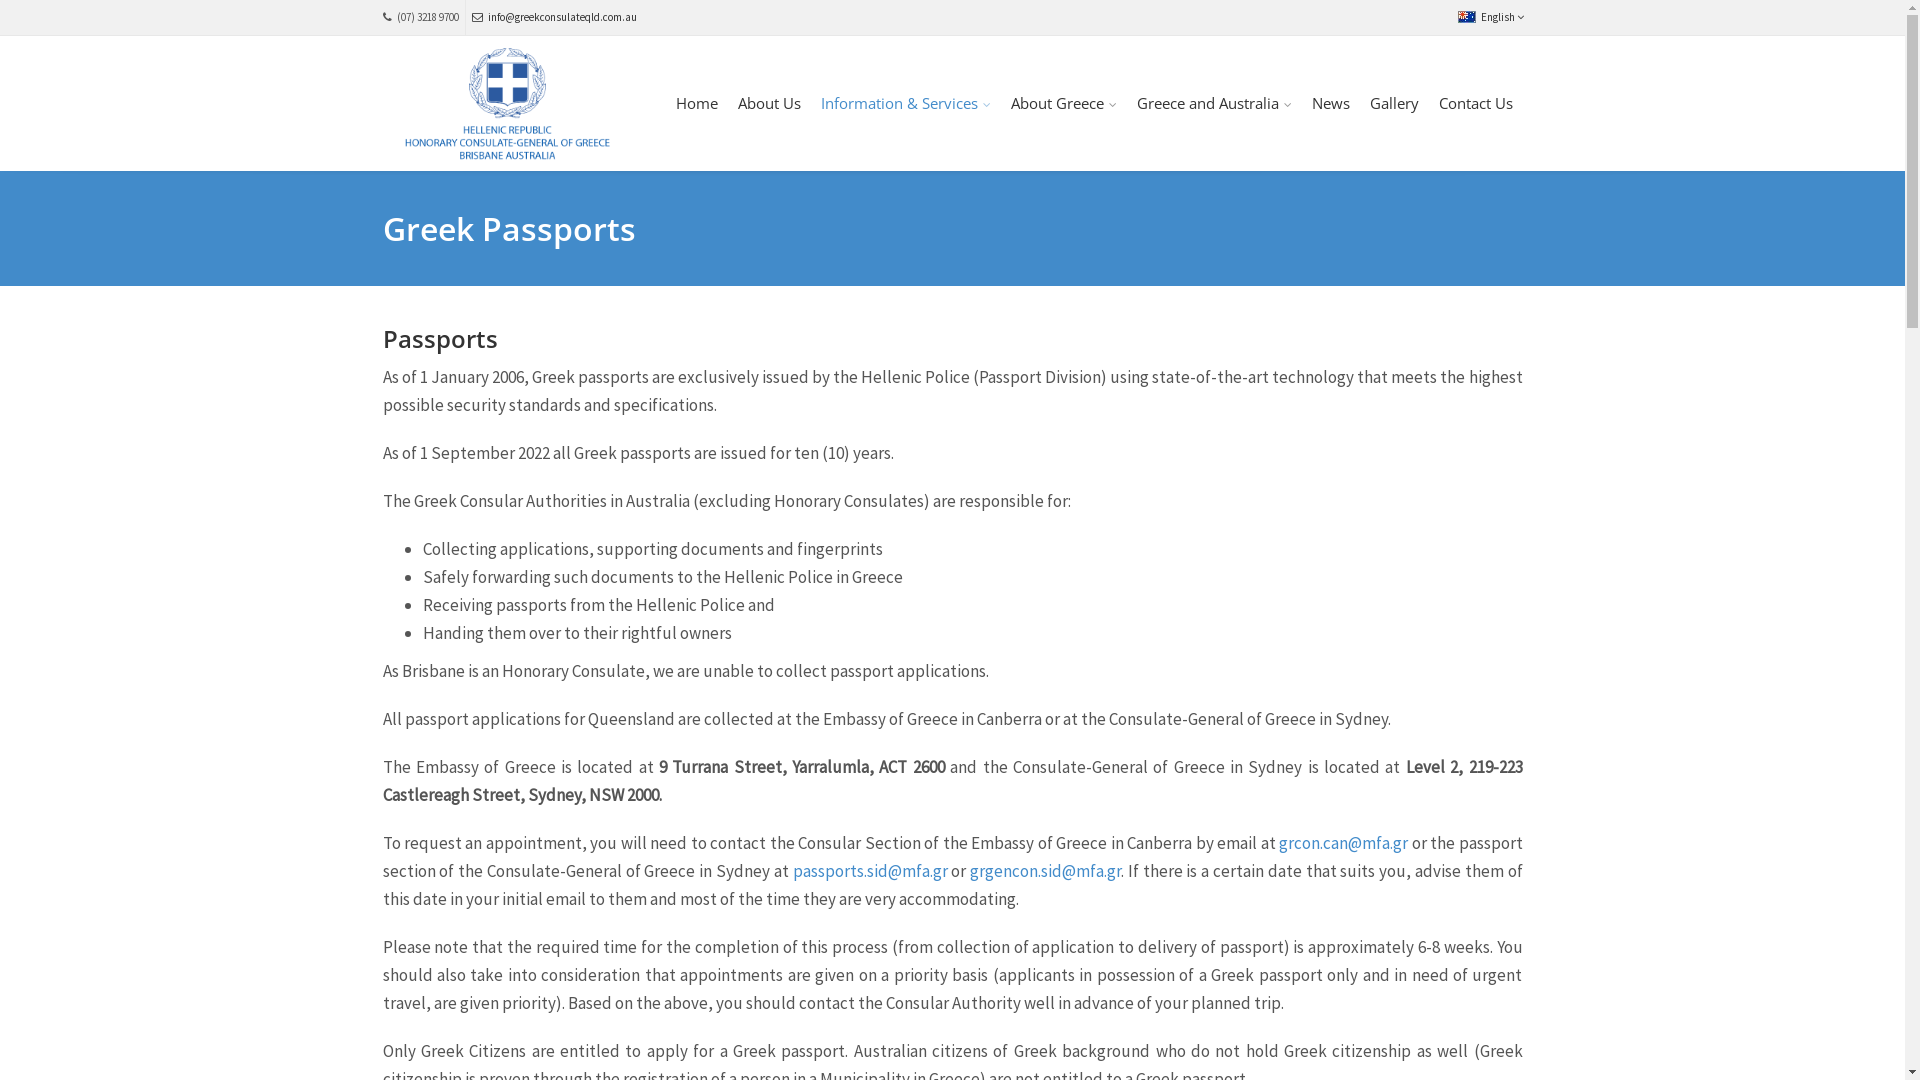 This screenshot has height=1080, width=1920. What do you see at coordinates (1044, 870) in the screenshot?
I see `'grgencon.sid@mfa.gr'` at bounding box center [1044, 870].